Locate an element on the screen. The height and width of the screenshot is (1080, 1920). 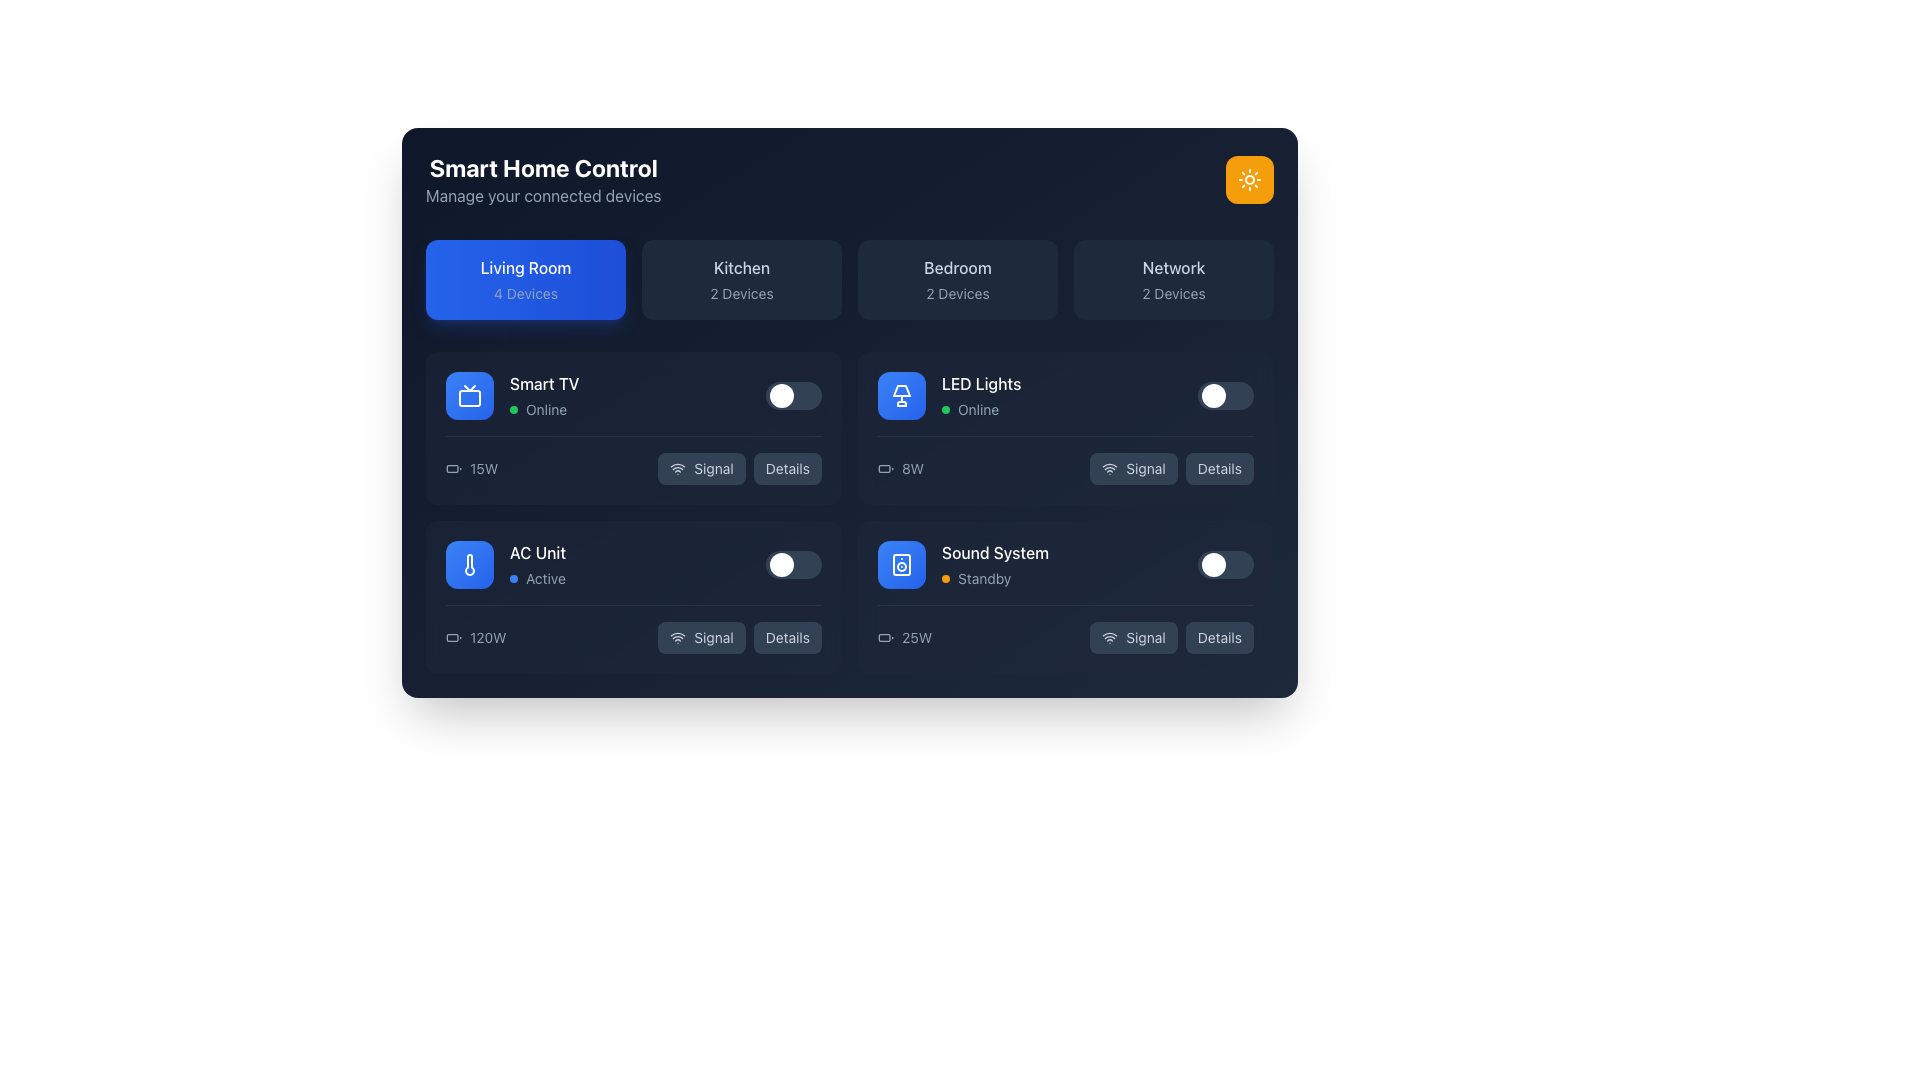
the detailed display interface for power consumption and control buttons located in the lower section of the 'Smart TV' block in the 'Living Room' sub-section is located at coordinates (632, 459).